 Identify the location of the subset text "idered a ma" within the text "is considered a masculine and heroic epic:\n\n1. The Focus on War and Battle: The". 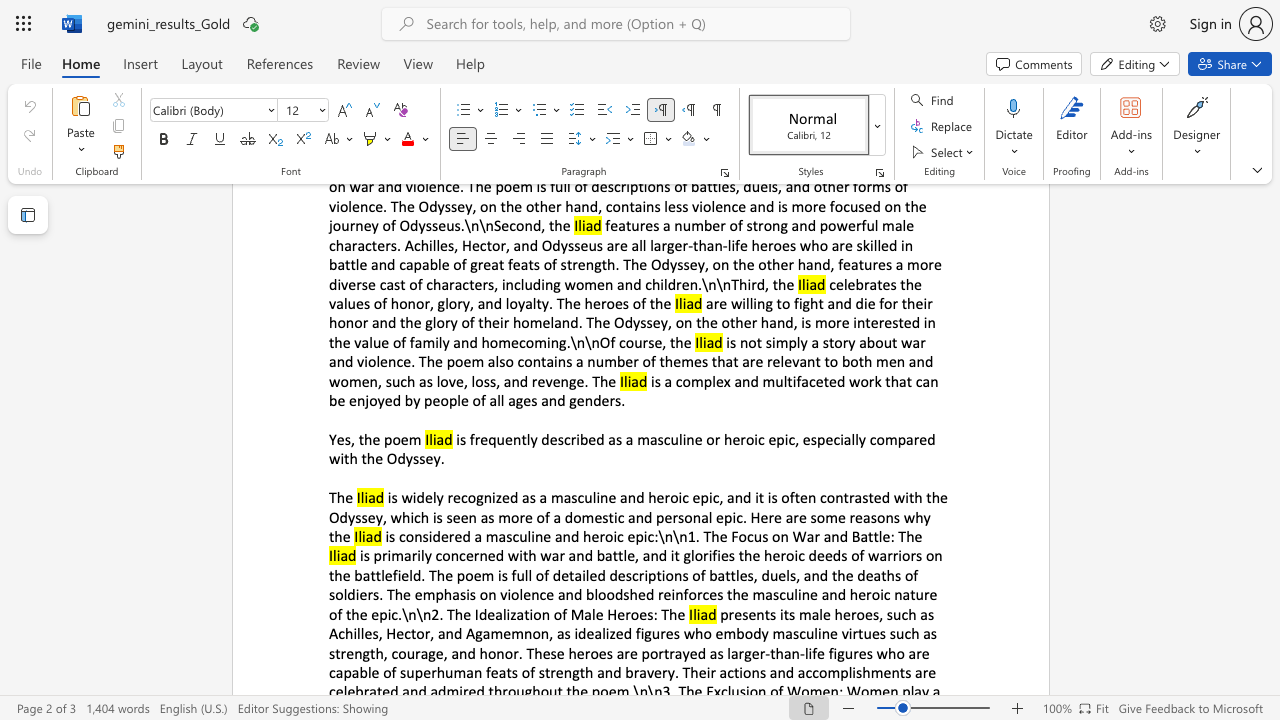
(427, 535).